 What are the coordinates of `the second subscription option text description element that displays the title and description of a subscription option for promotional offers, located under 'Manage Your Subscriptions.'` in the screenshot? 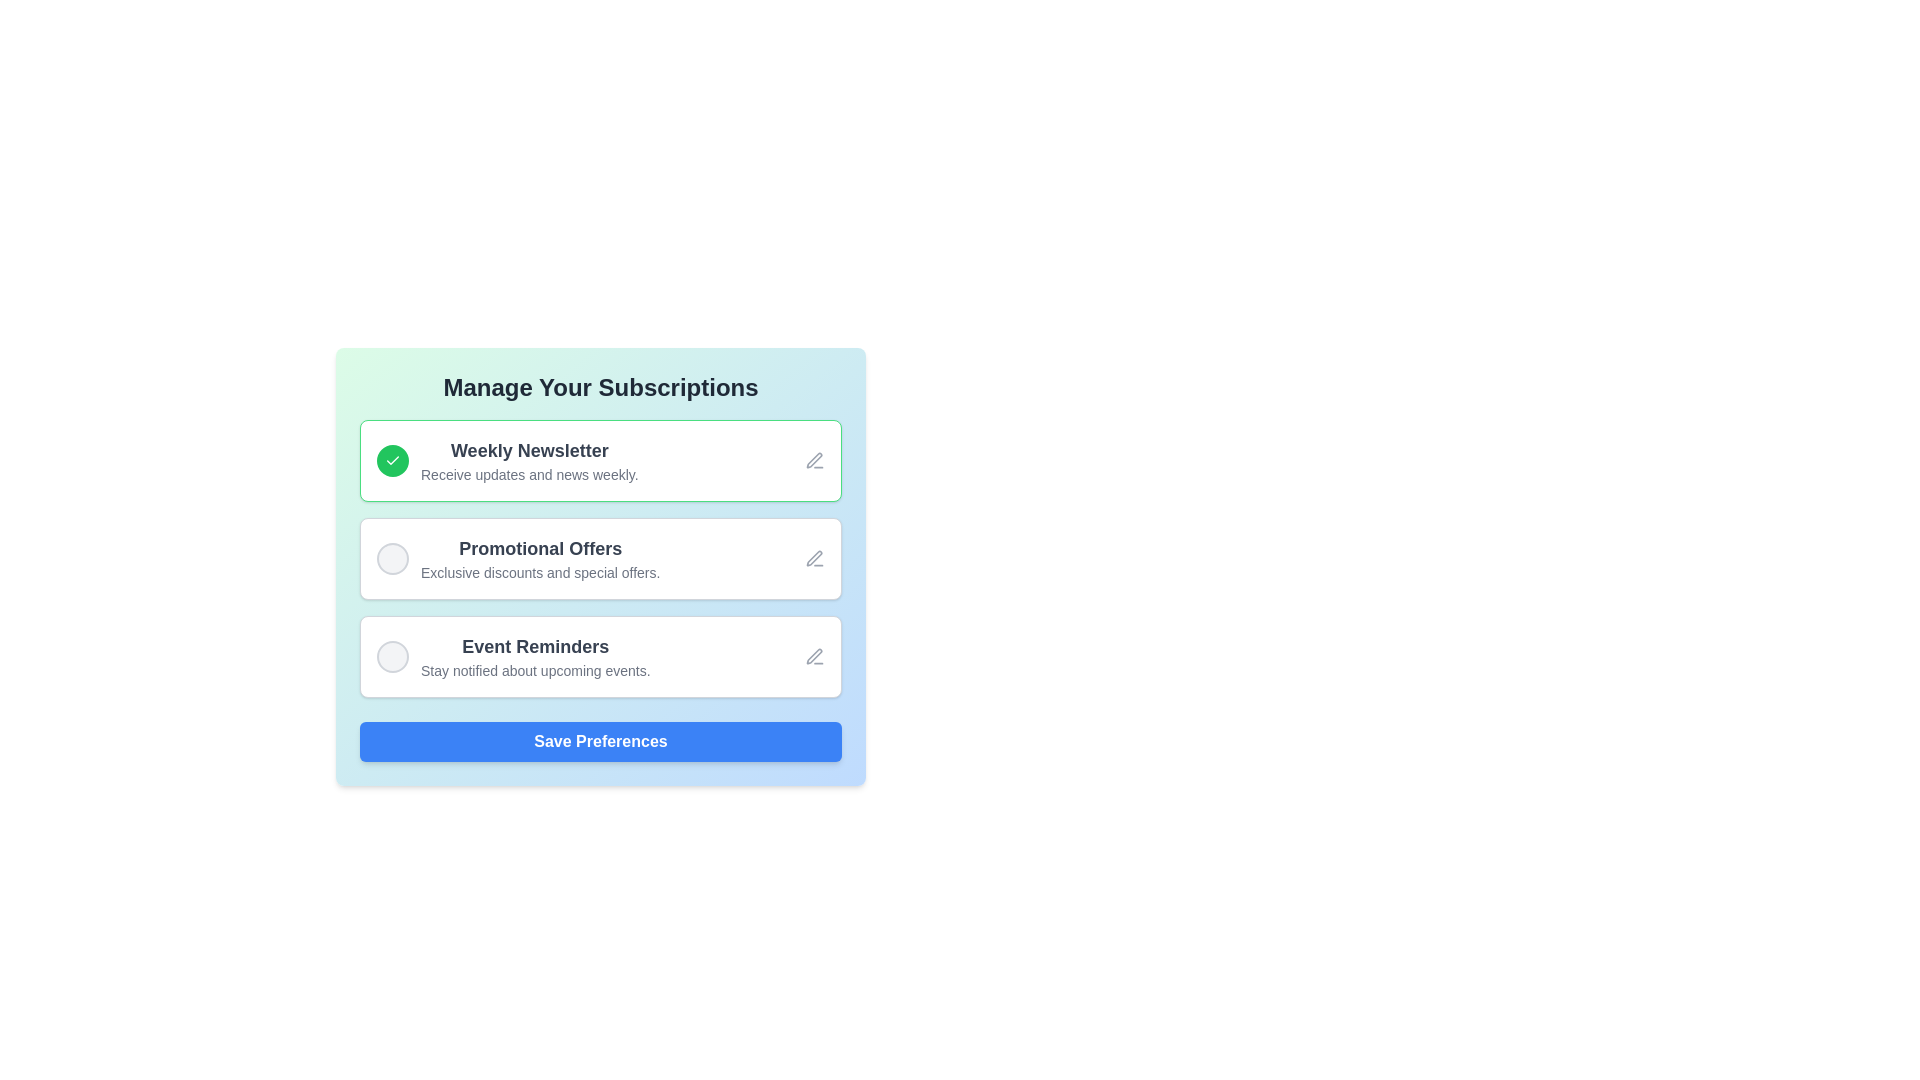 It's located at (540, 559).